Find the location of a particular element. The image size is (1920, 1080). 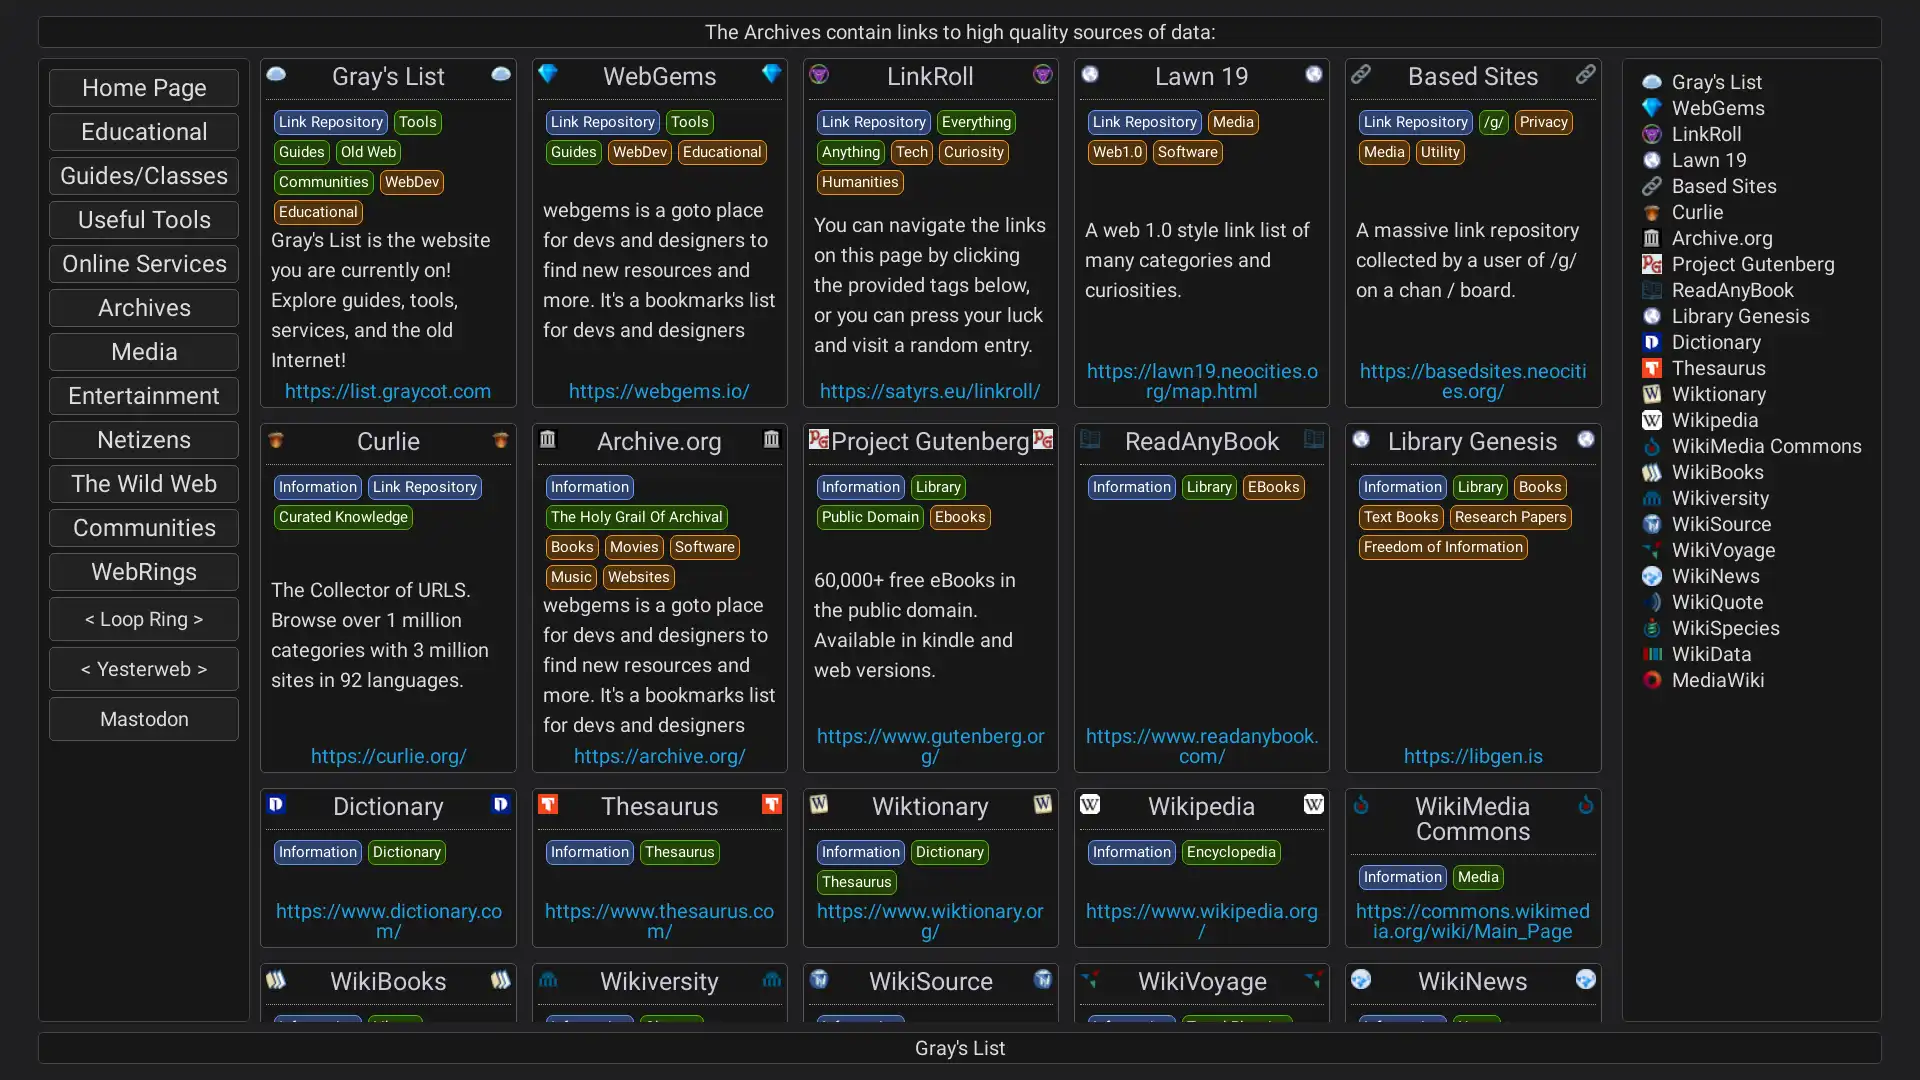

Home Page is located at coordinates (143, 87).